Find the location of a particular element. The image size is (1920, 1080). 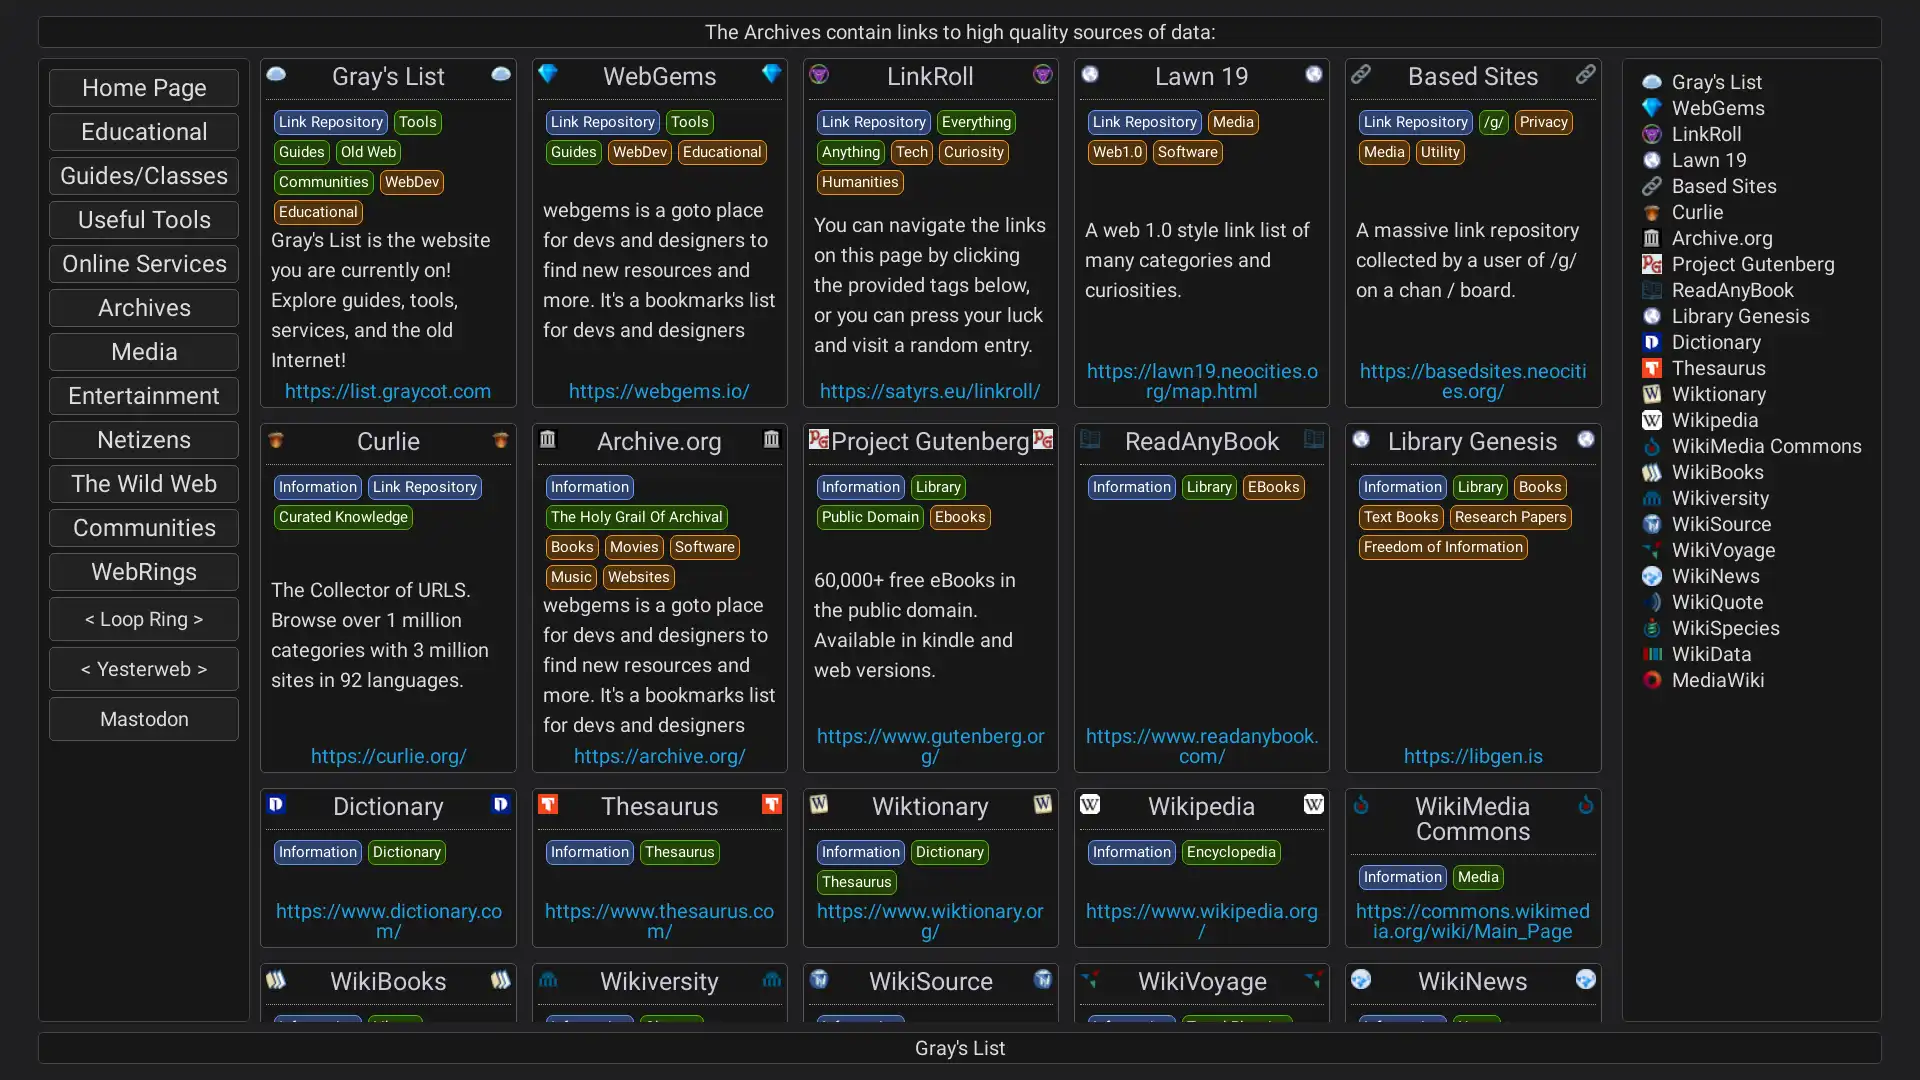

Home Page is located at coordinates (143, 87).